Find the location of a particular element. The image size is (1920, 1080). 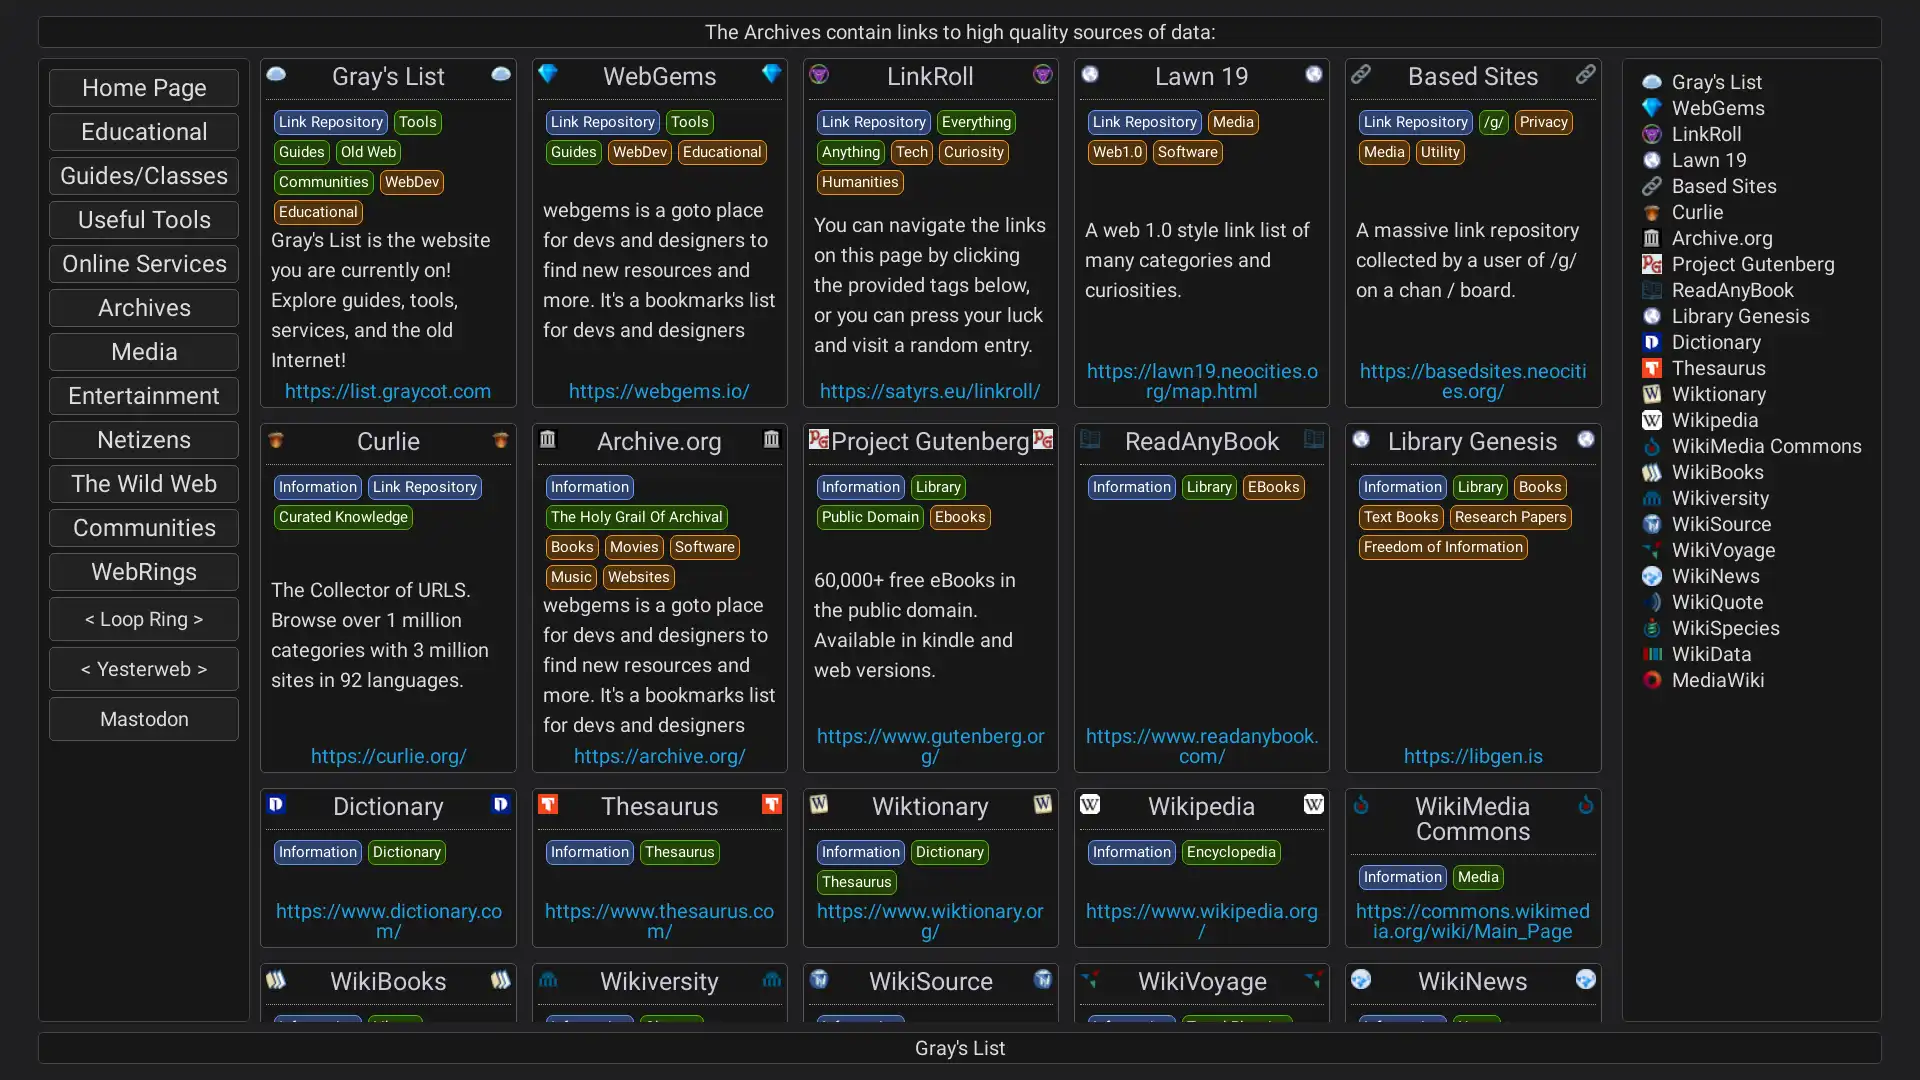

Home Page is located at coordinates (143, 87).